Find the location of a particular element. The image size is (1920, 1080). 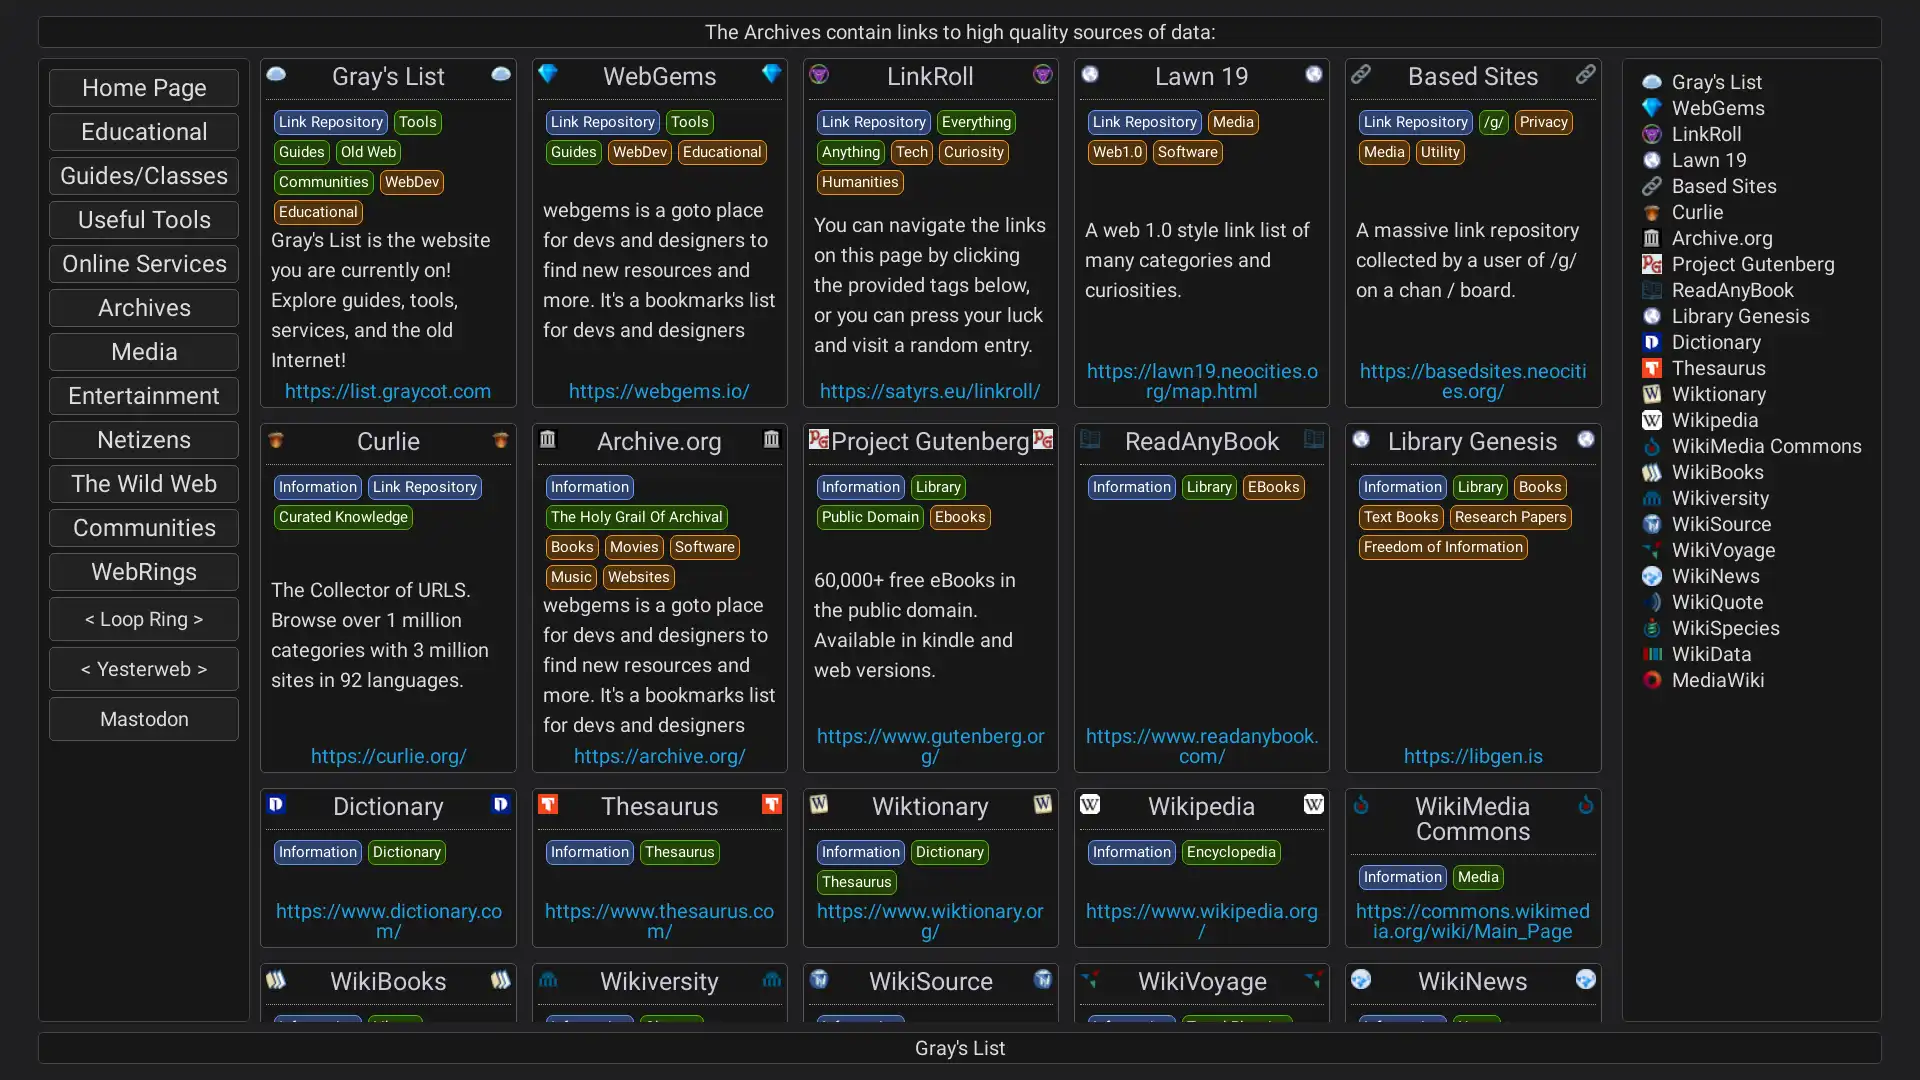

Home Page is located at coordinates (143, 87).